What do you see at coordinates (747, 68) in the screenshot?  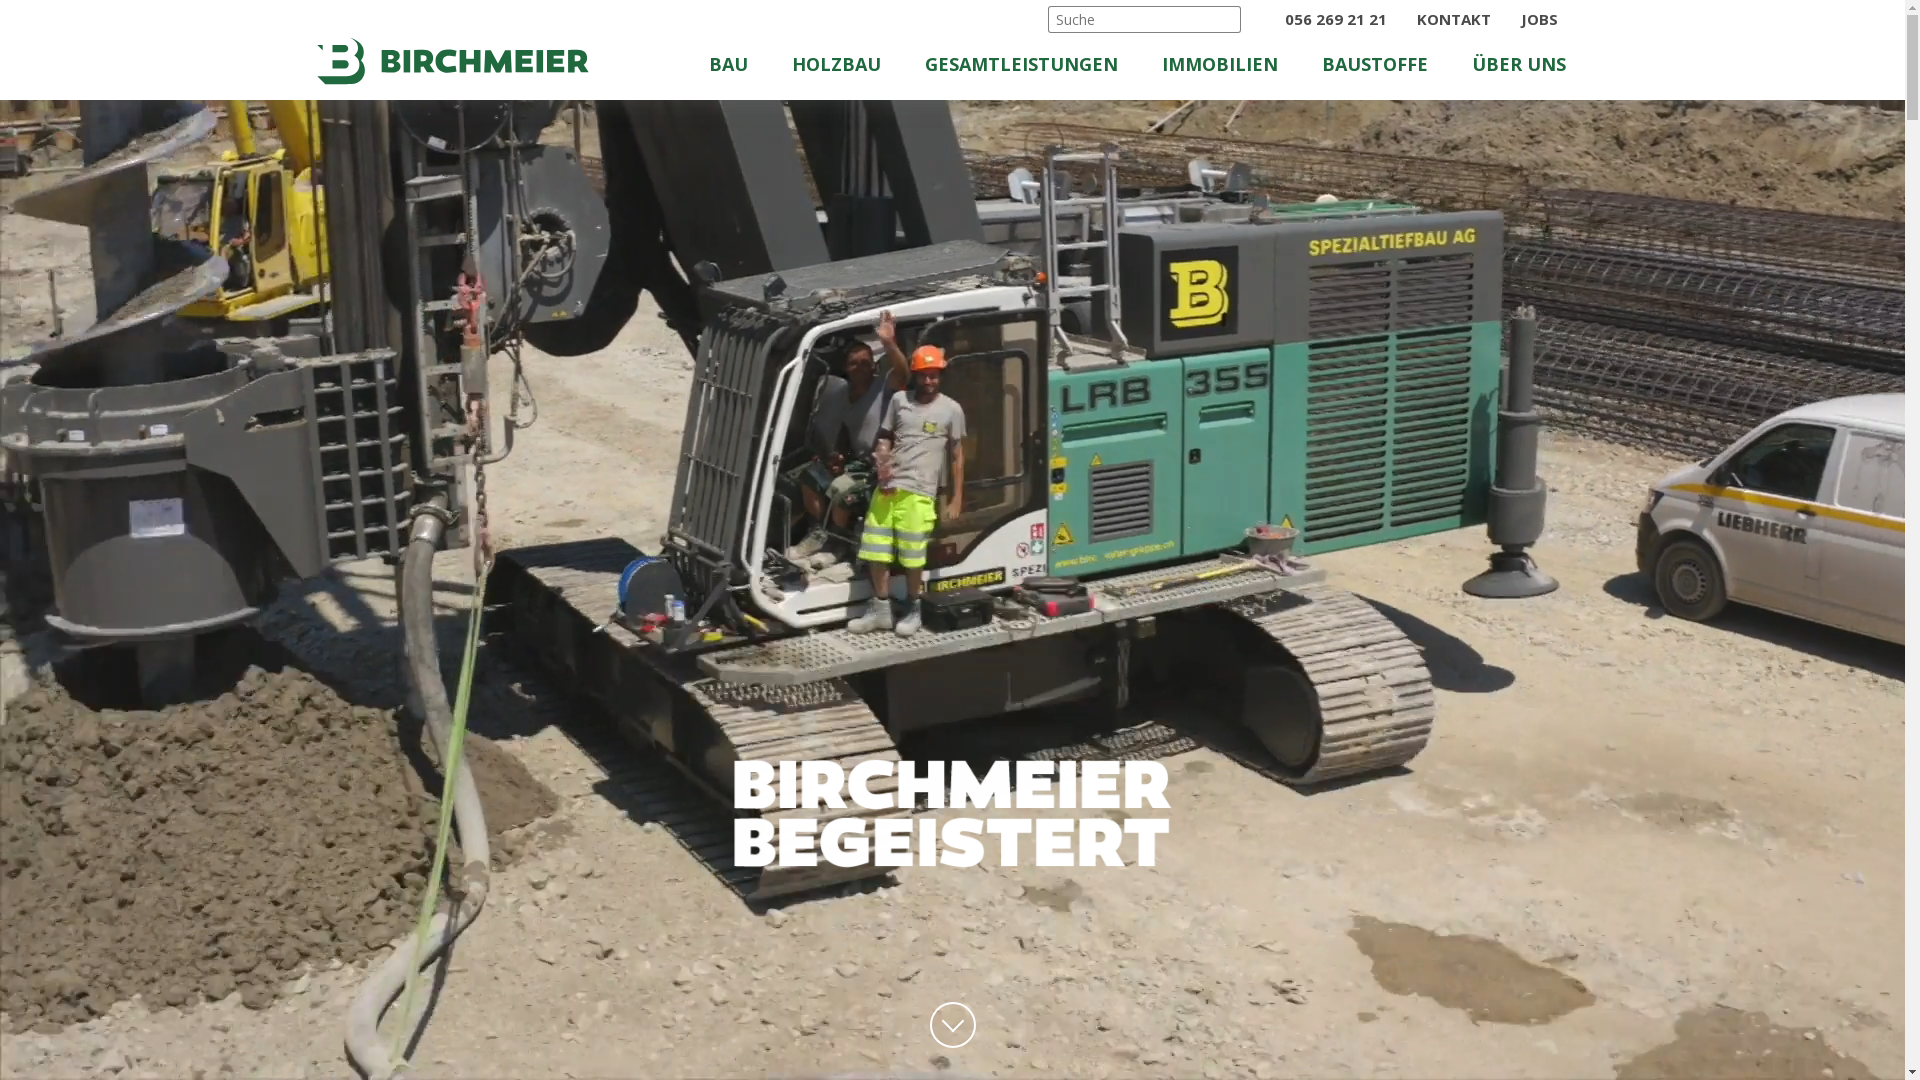 I see `'BAU'` at bounding box center [747, 68].